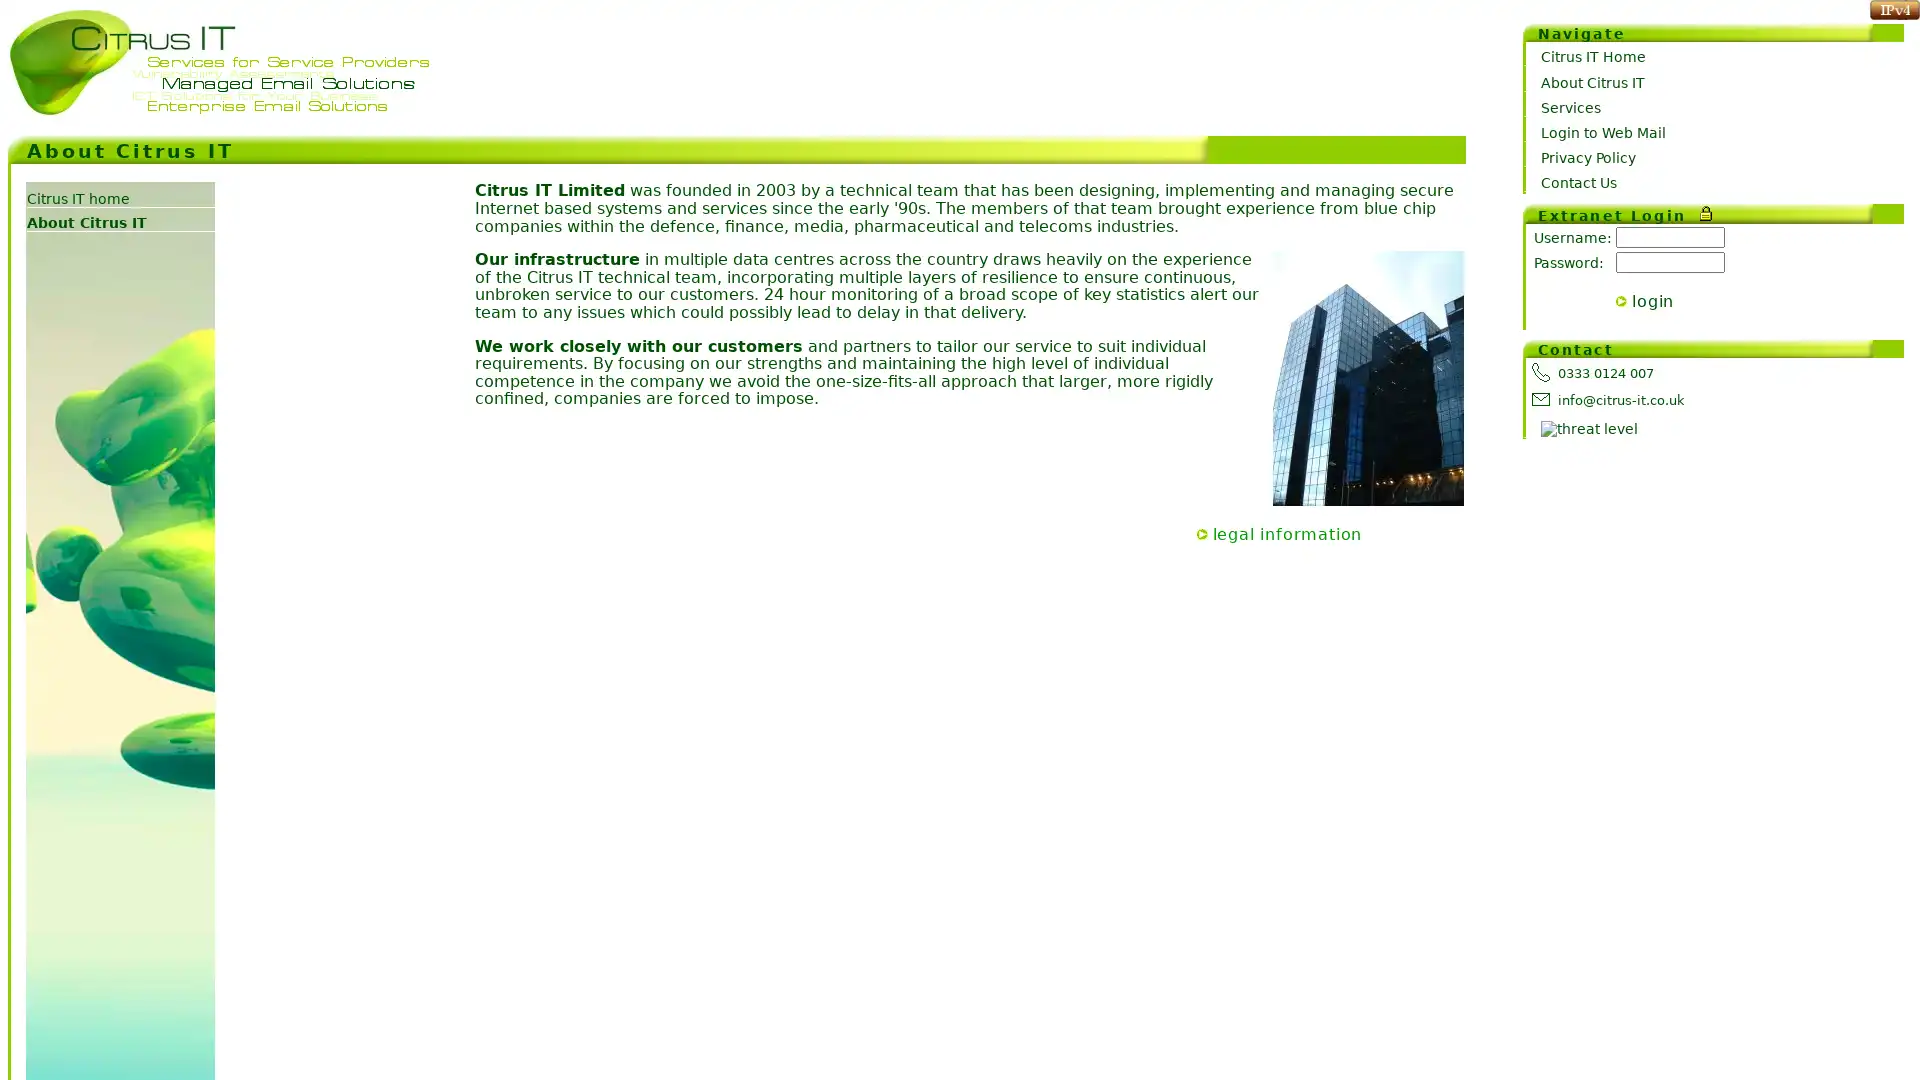  What do you see at coordinates (1621, 301) in the screenshot?
I see `>` at bounding box center [1621, 301].